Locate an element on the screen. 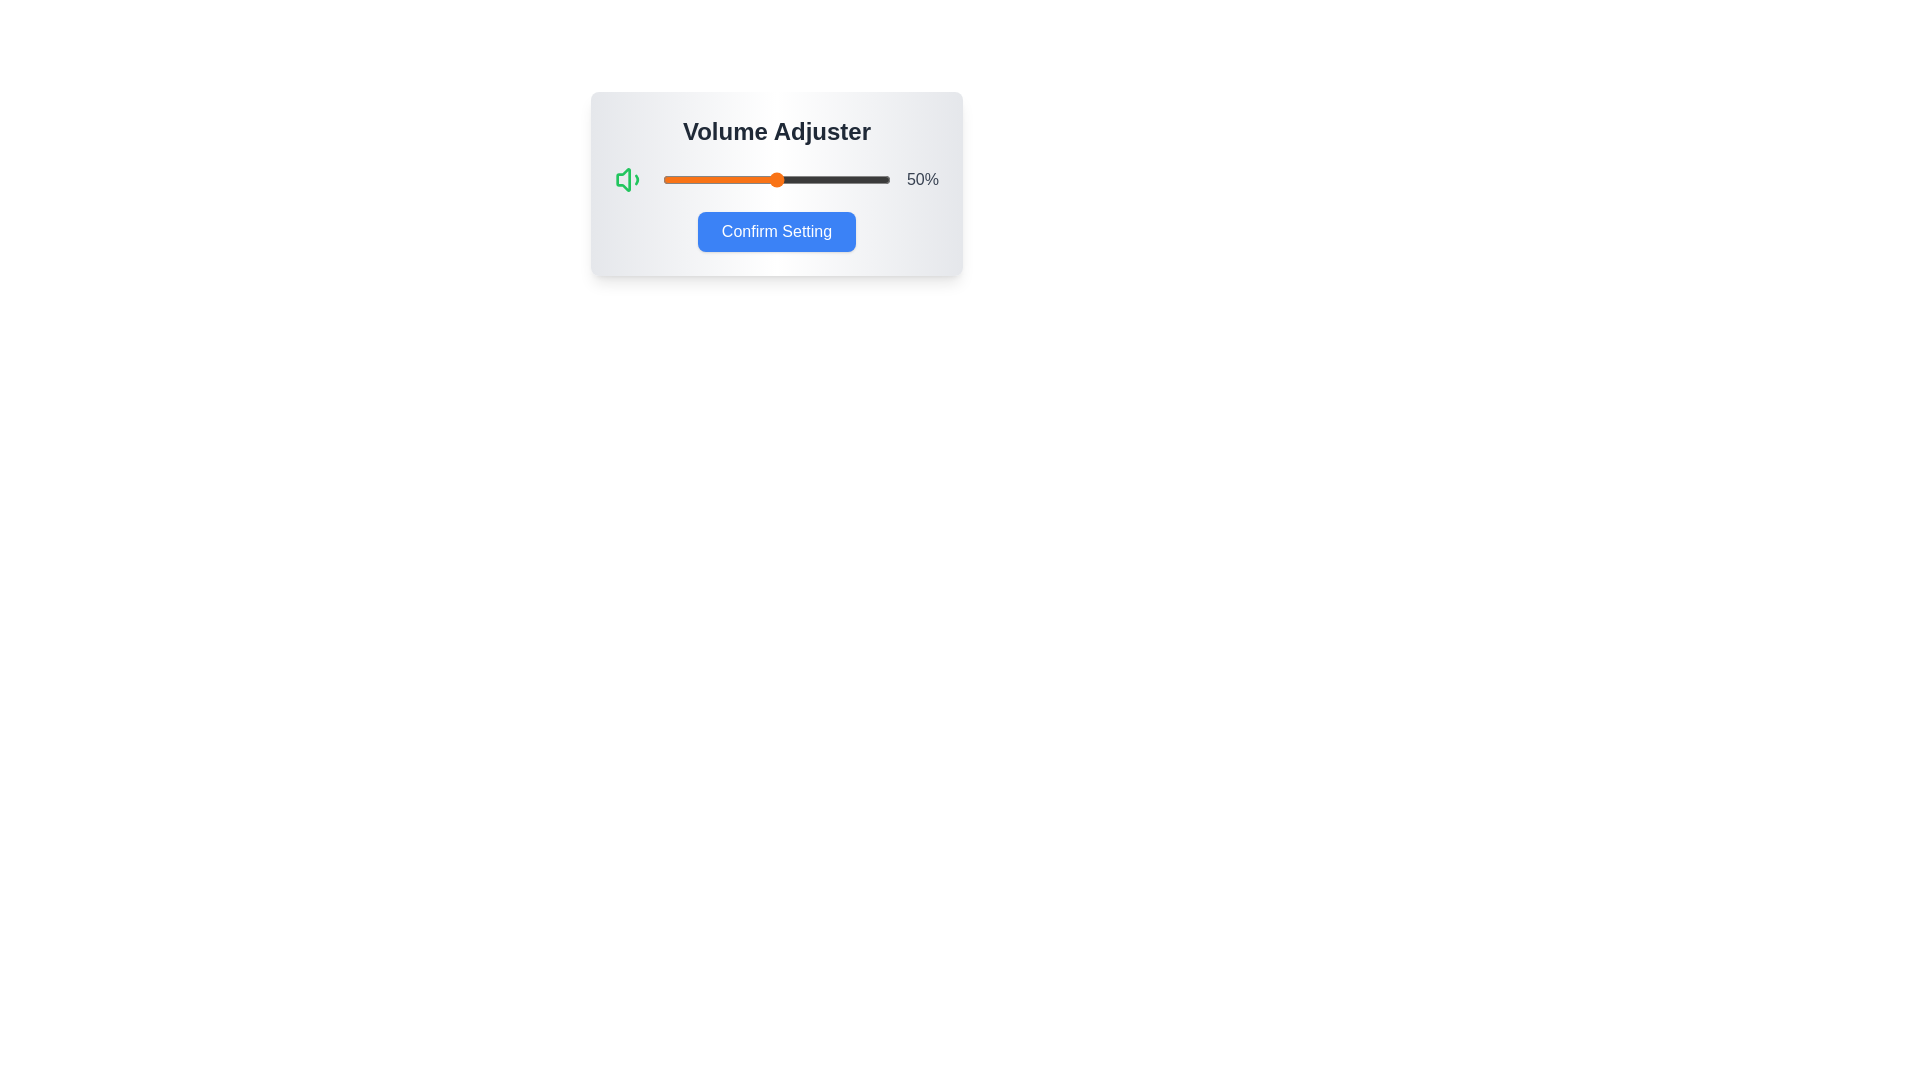  the volume slider to 2% is located at coordinates (667, 180).